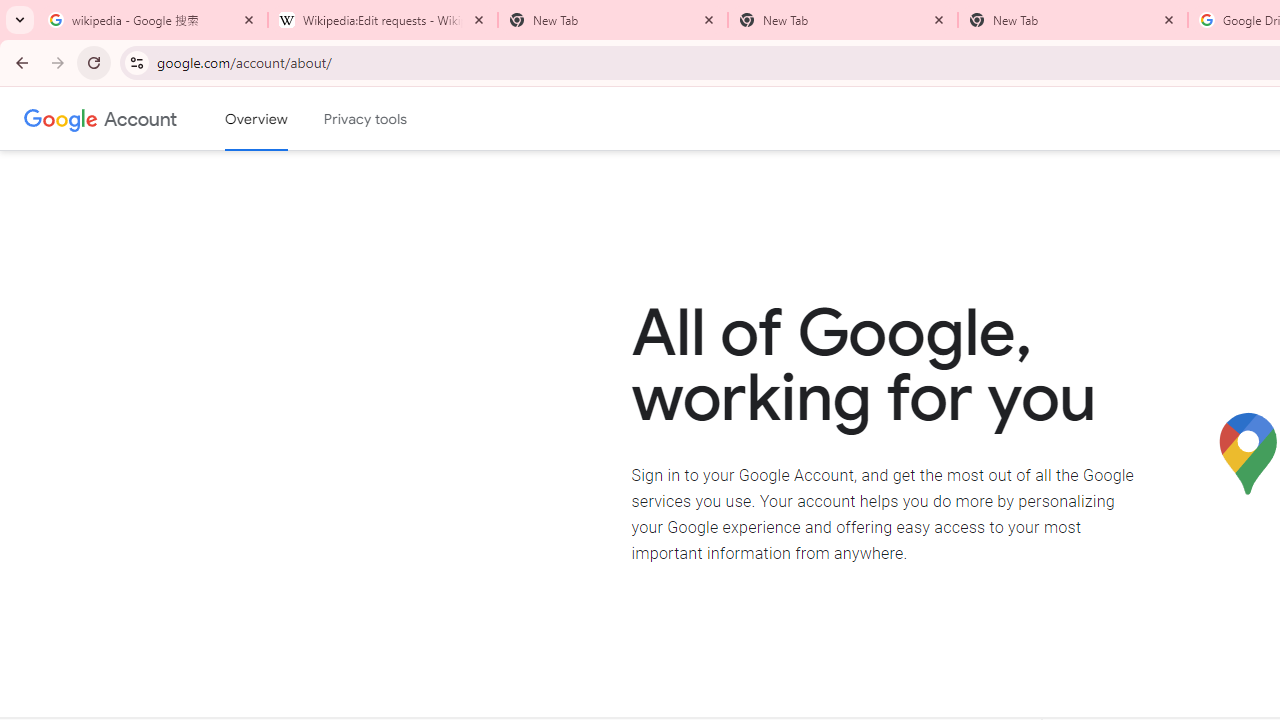  I want to click on 'New Tab', so click(1071, 20).